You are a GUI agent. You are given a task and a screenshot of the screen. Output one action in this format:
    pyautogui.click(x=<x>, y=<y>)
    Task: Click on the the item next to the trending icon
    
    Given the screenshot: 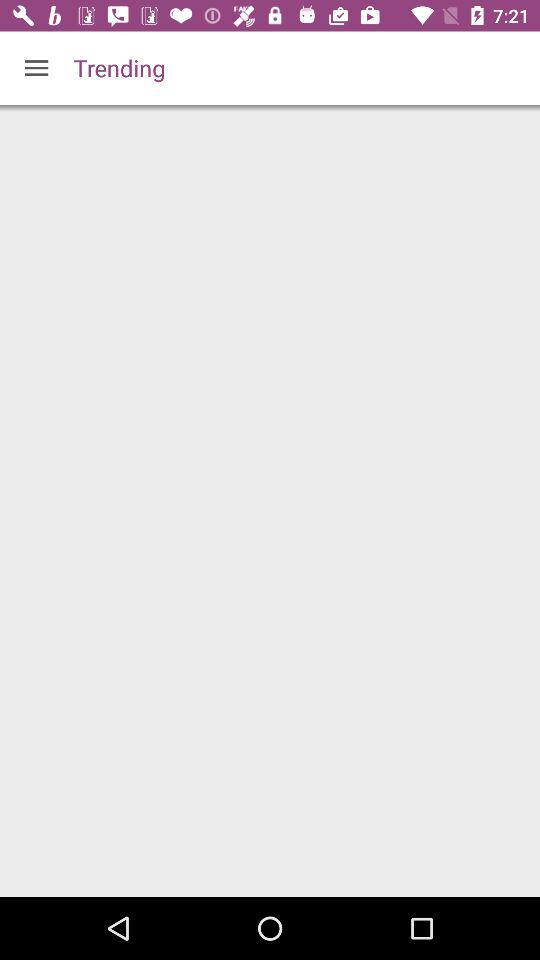 What is the action you would take?
    pyautogui.click(x=36, y=68)
    